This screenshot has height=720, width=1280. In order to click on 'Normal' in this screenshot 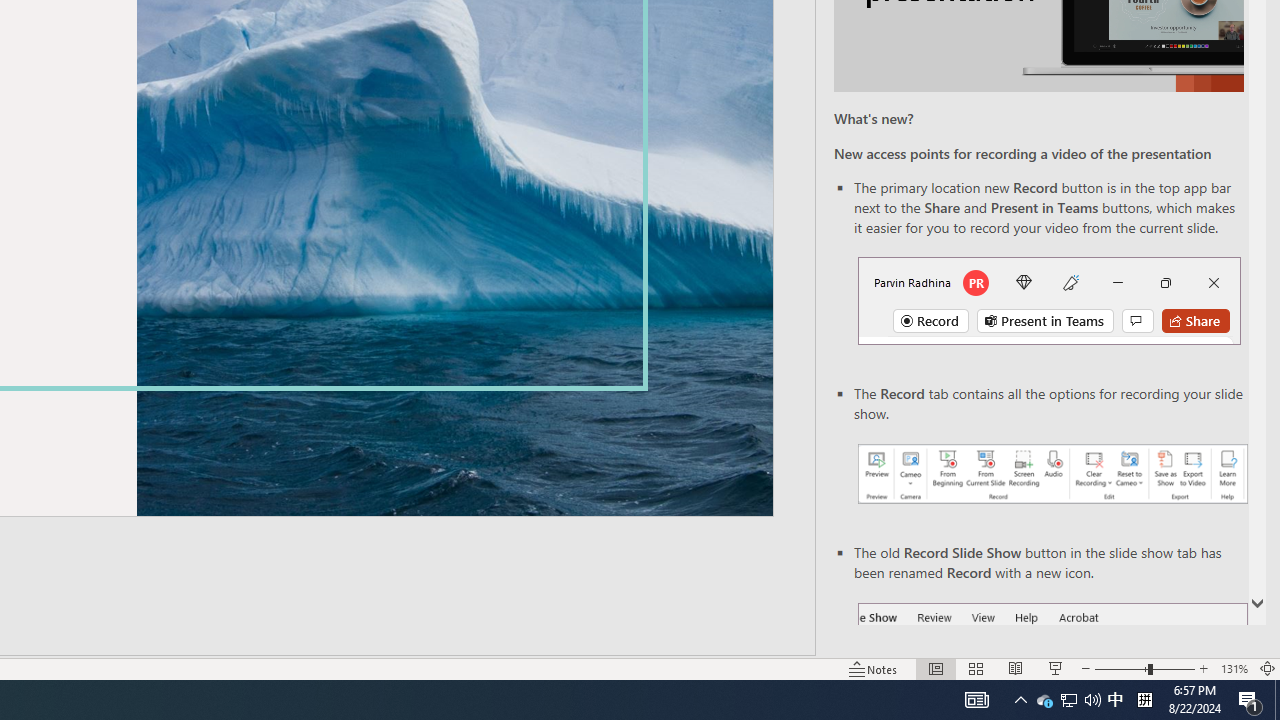, I will do `click(935, 669)`.